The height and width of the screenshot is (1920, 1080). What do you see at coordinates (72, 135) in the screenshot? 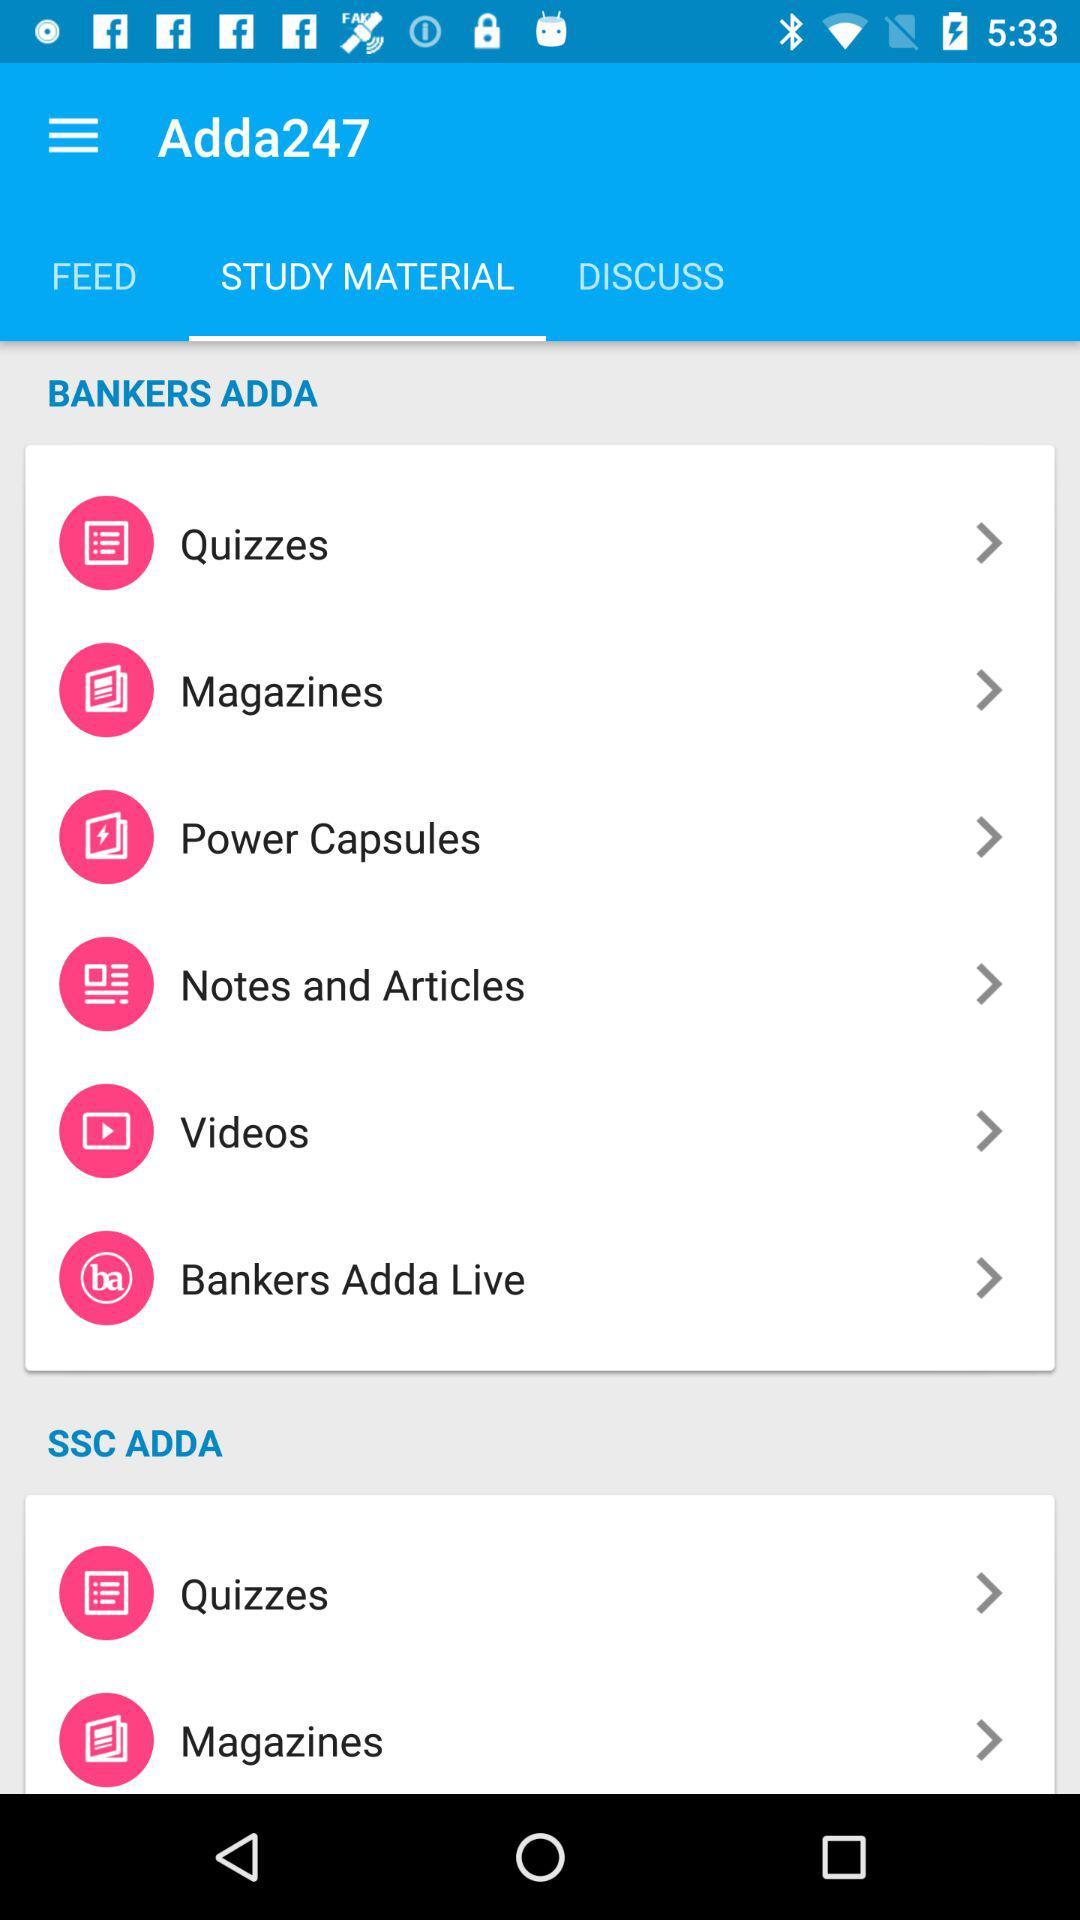
I see `icon above the feed icon` at bounding box center [72, 135].